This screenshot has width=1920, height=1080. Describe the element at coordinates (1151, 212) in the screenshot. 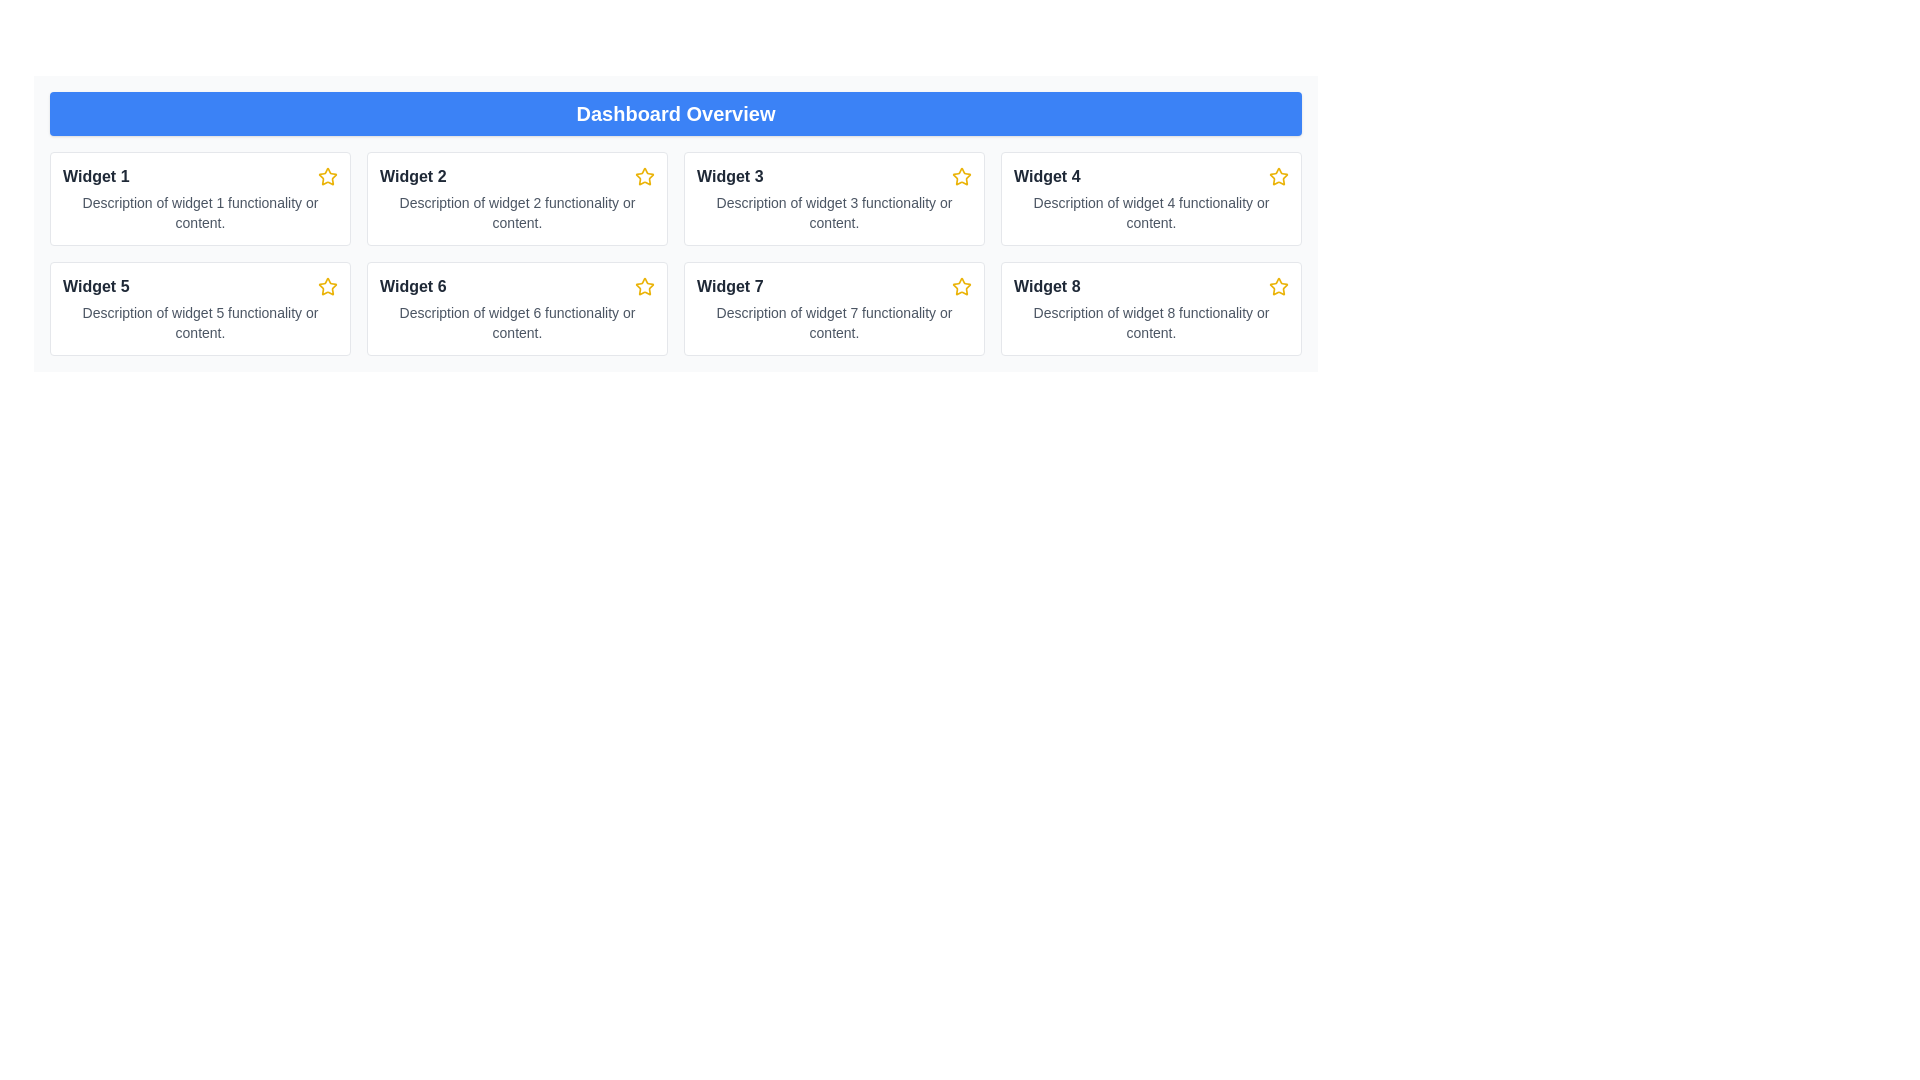

I see `the text label that states 'Description of widget 4 functionality or content.', which is located below the bold title 'Widget 4' and adjacent to a star icon` at that location.